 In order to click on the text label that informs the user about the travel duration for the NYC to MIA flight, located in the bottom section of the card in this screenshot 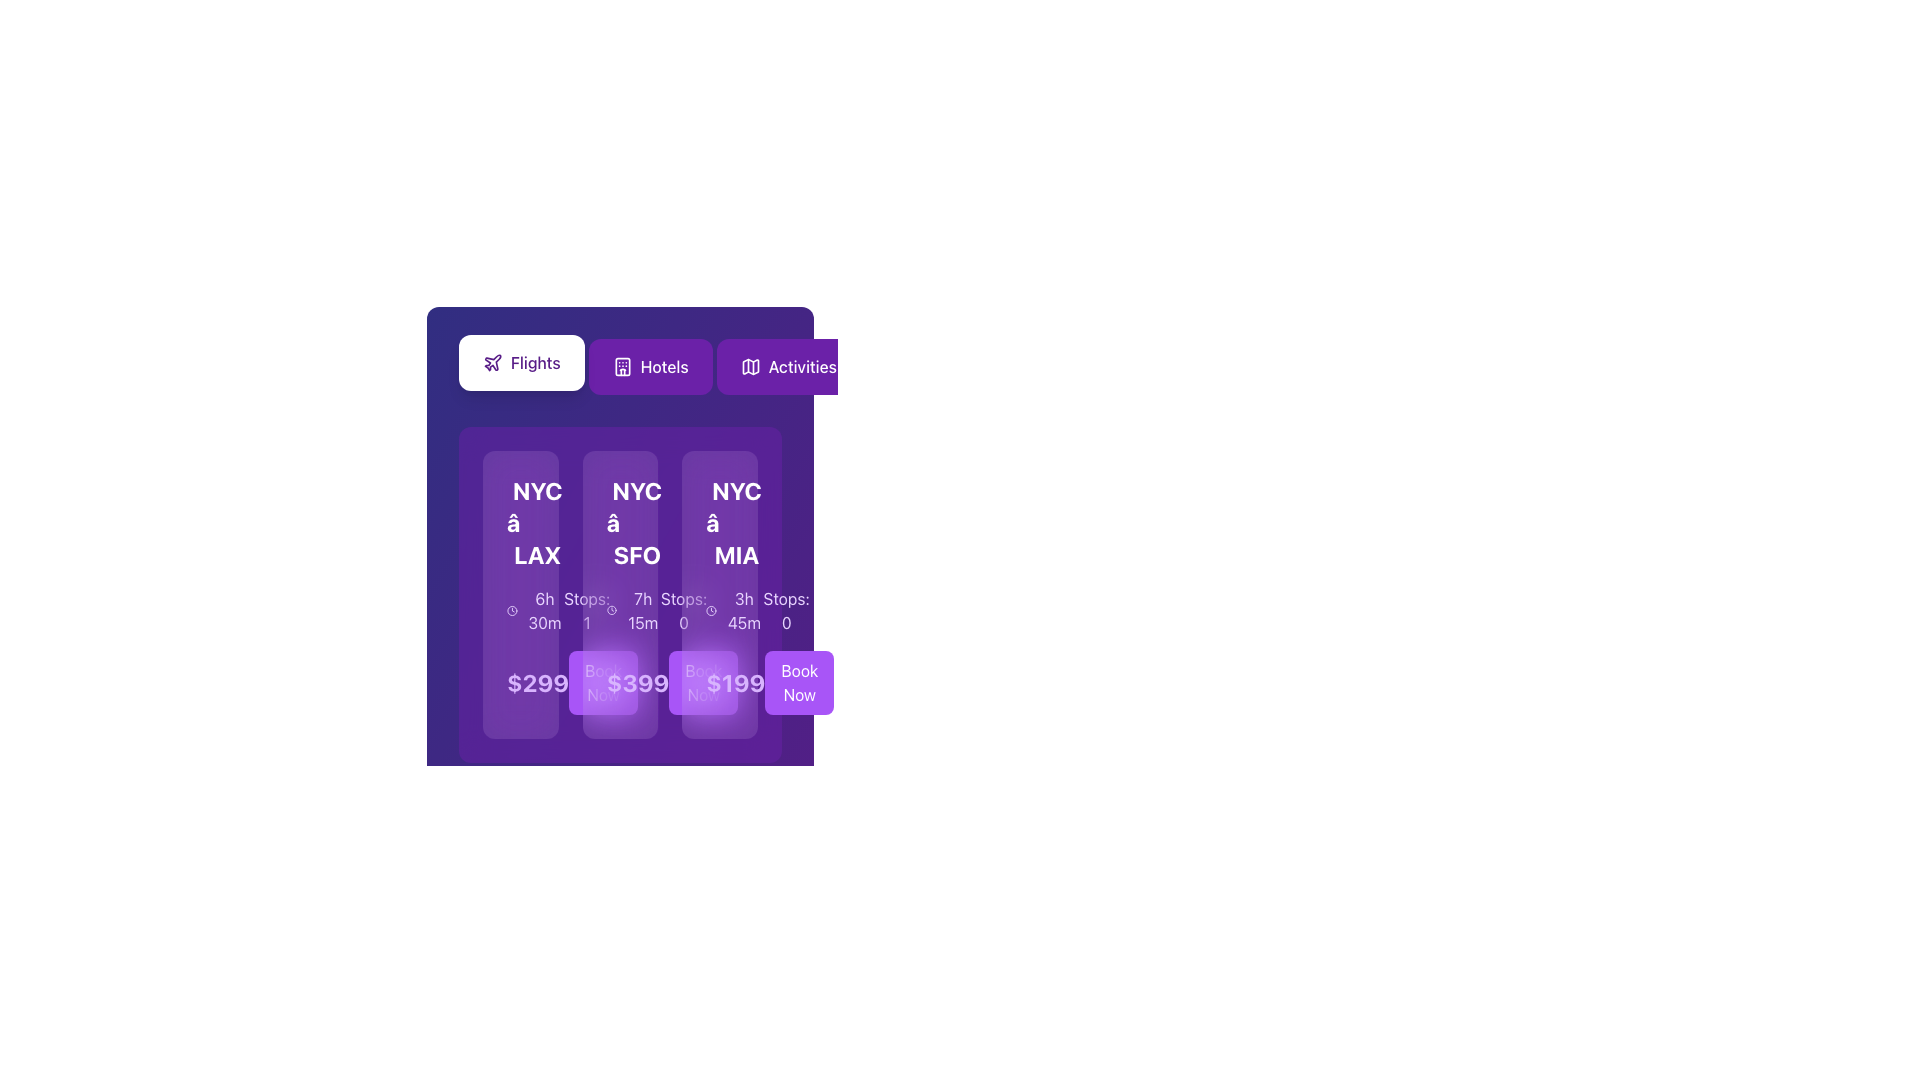, I will do `click(743, 609)`.